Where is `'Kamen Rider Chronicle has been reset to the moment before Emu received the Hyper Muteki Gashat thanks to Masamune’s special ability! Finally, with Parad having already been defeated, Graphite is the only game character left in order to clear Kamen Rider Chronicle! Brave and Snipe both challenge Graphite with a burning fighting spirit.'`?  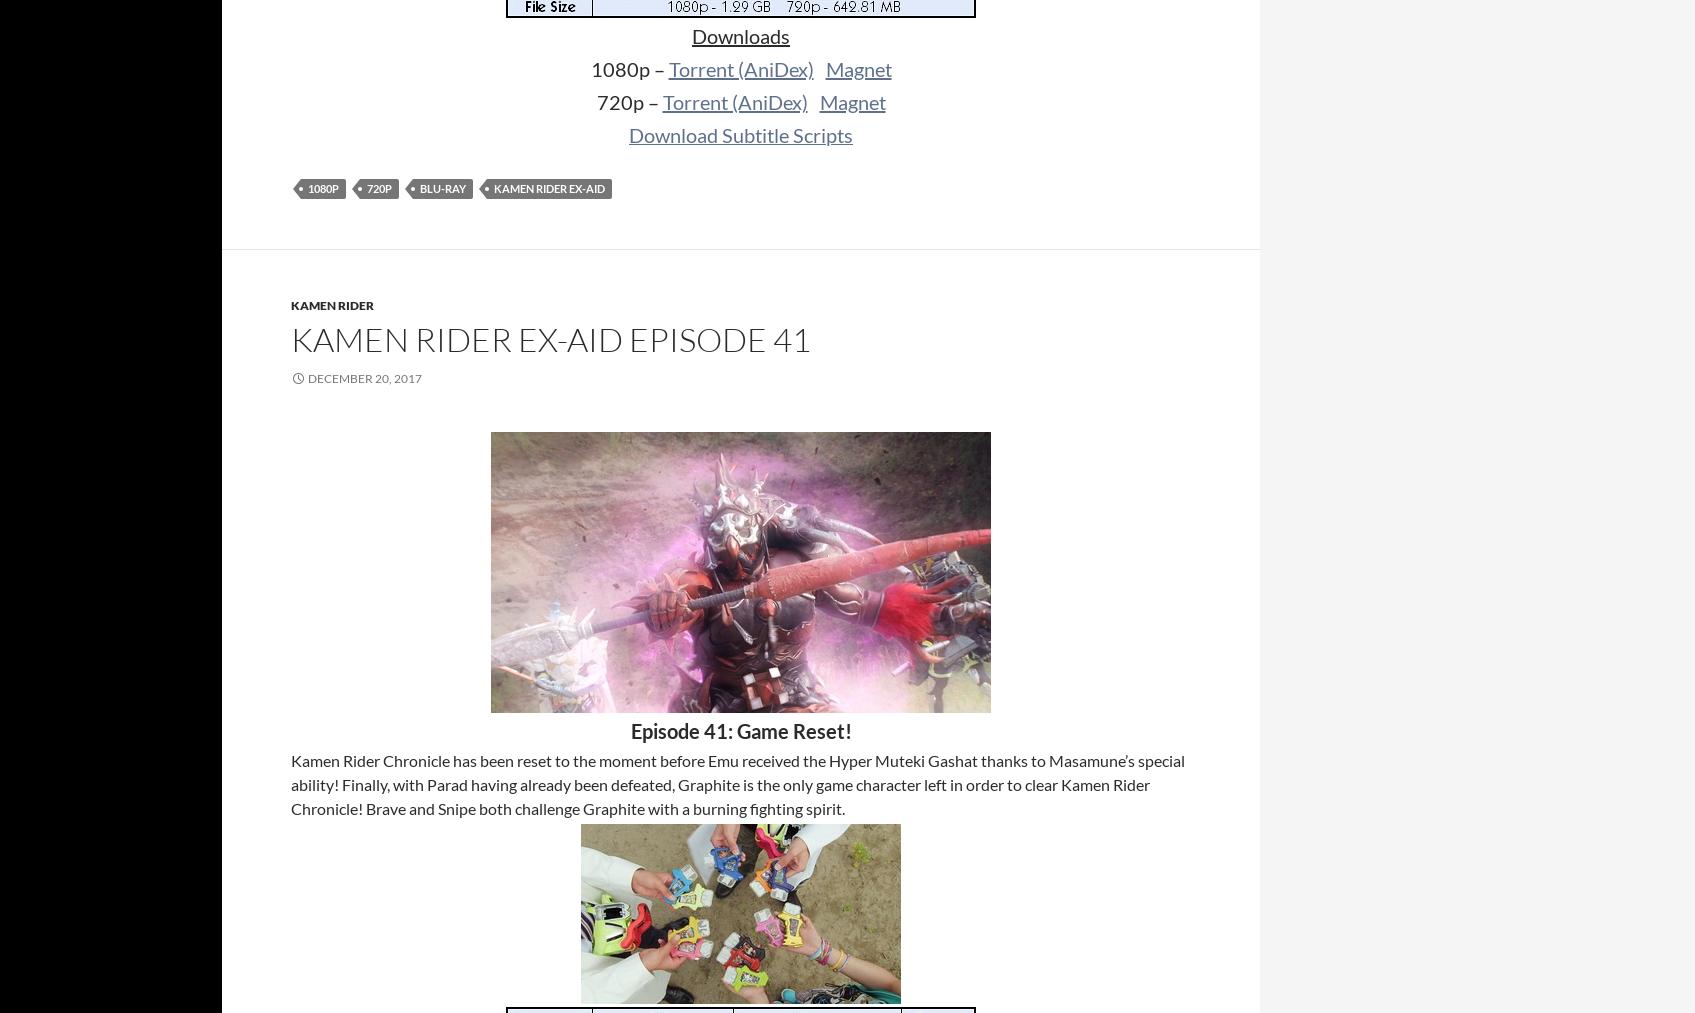 'Kamen Rider Chronicle has been reset to the moment before Emu received the Hyper Muteki Gashat thanks to Masamune’s special ability! Finally, with Parad having already been defeated, Graphite is the only game character left in order to clear Kamen Rider Chronicle! Brave and Snipe both challenge Graphite with a burning fighting spirit.' is located at coordinates (737, 784).